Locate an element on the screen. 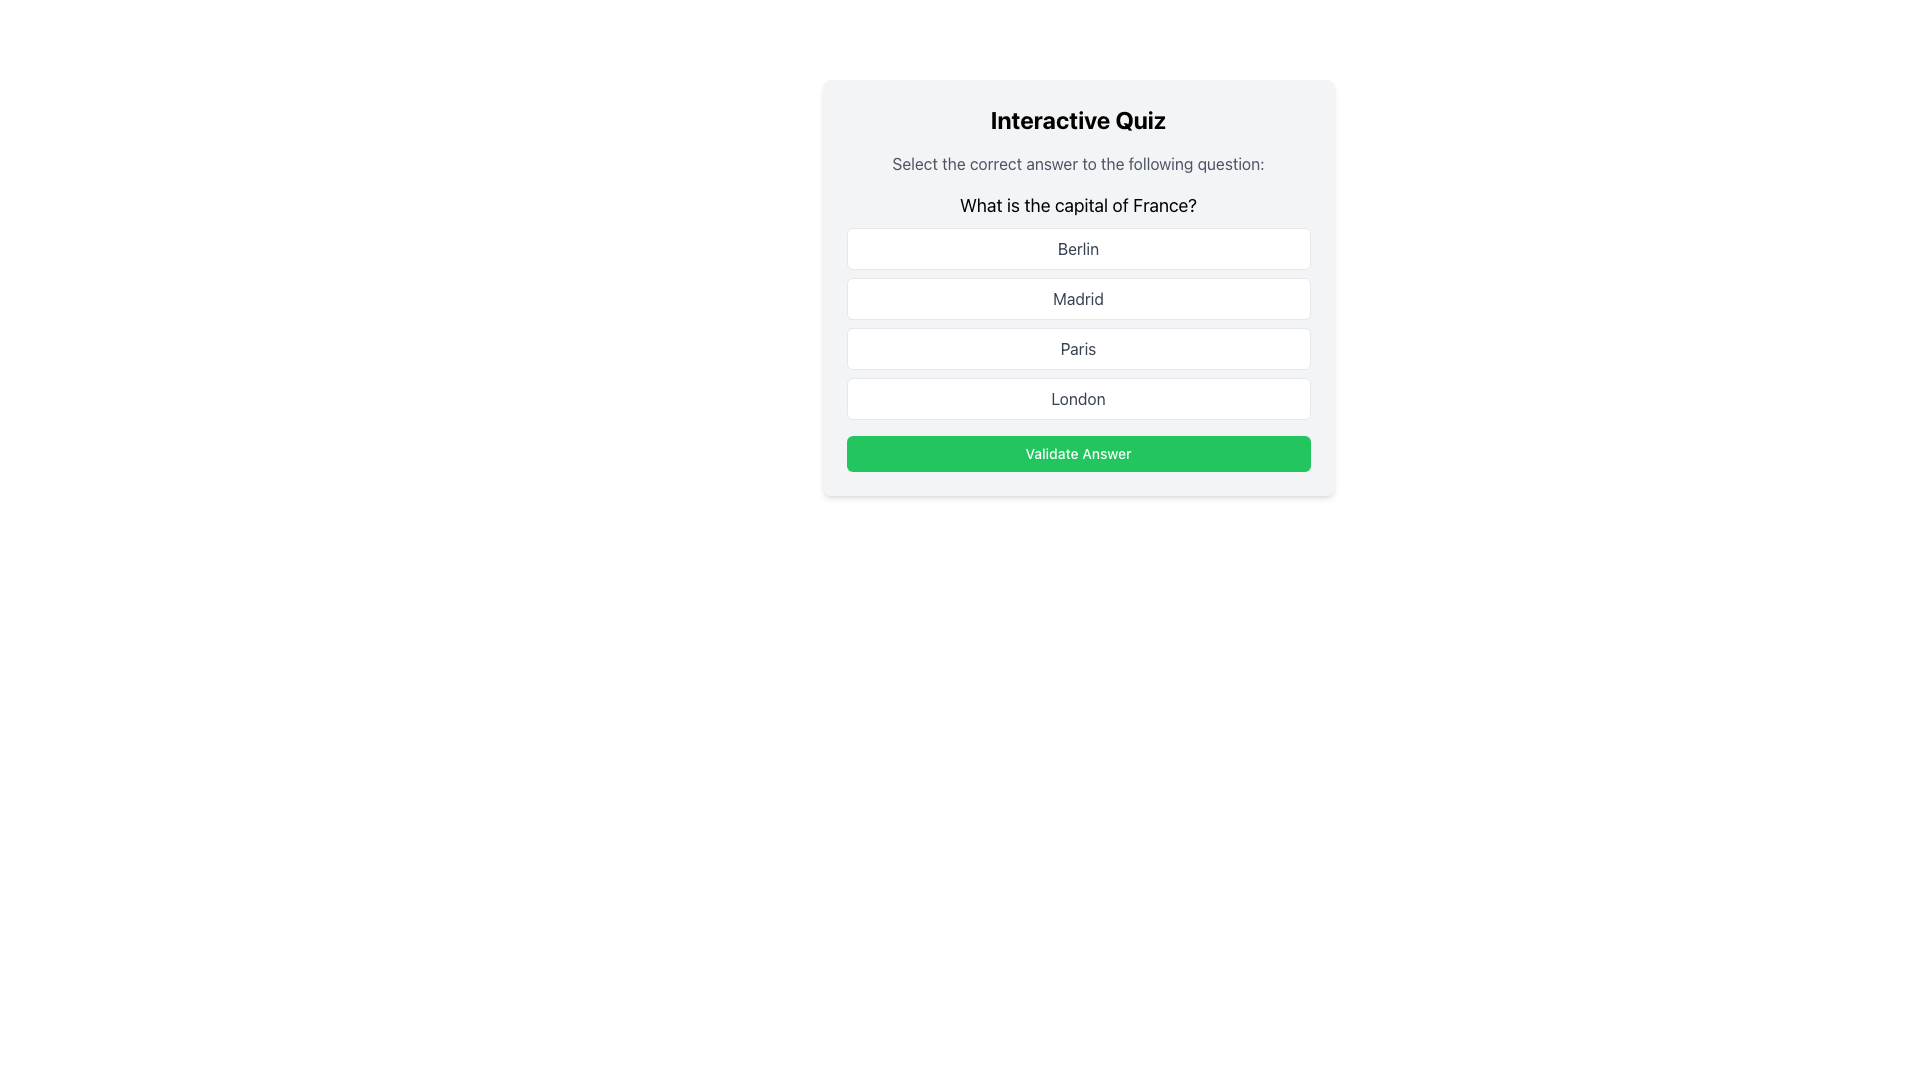 Image resolution: width=1920 pixels, height=1080 pixels. the button labeled 'Madrid' which is the second item in a vertical list of buttons in a multiple-choice quiz interface is located at coordinates (1077, 299).